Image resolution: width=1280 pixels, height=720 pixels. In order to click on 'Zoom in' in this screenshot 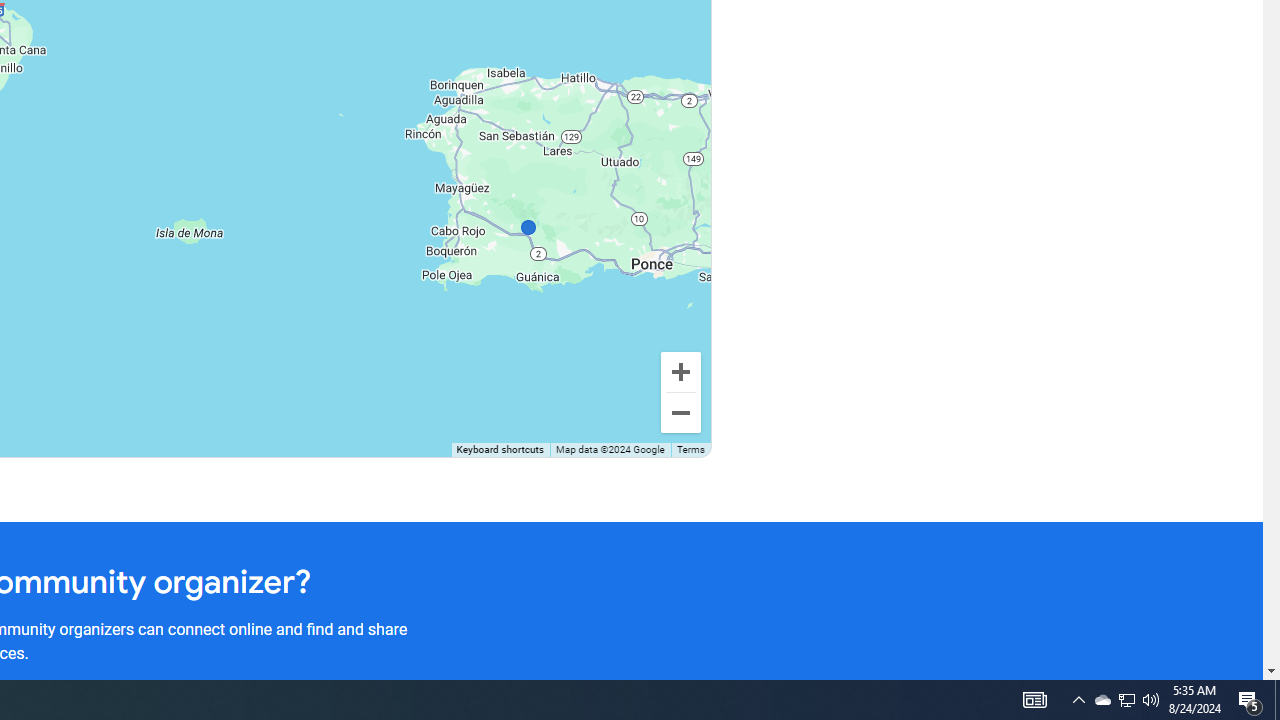, I will do `click(680, 371)`.